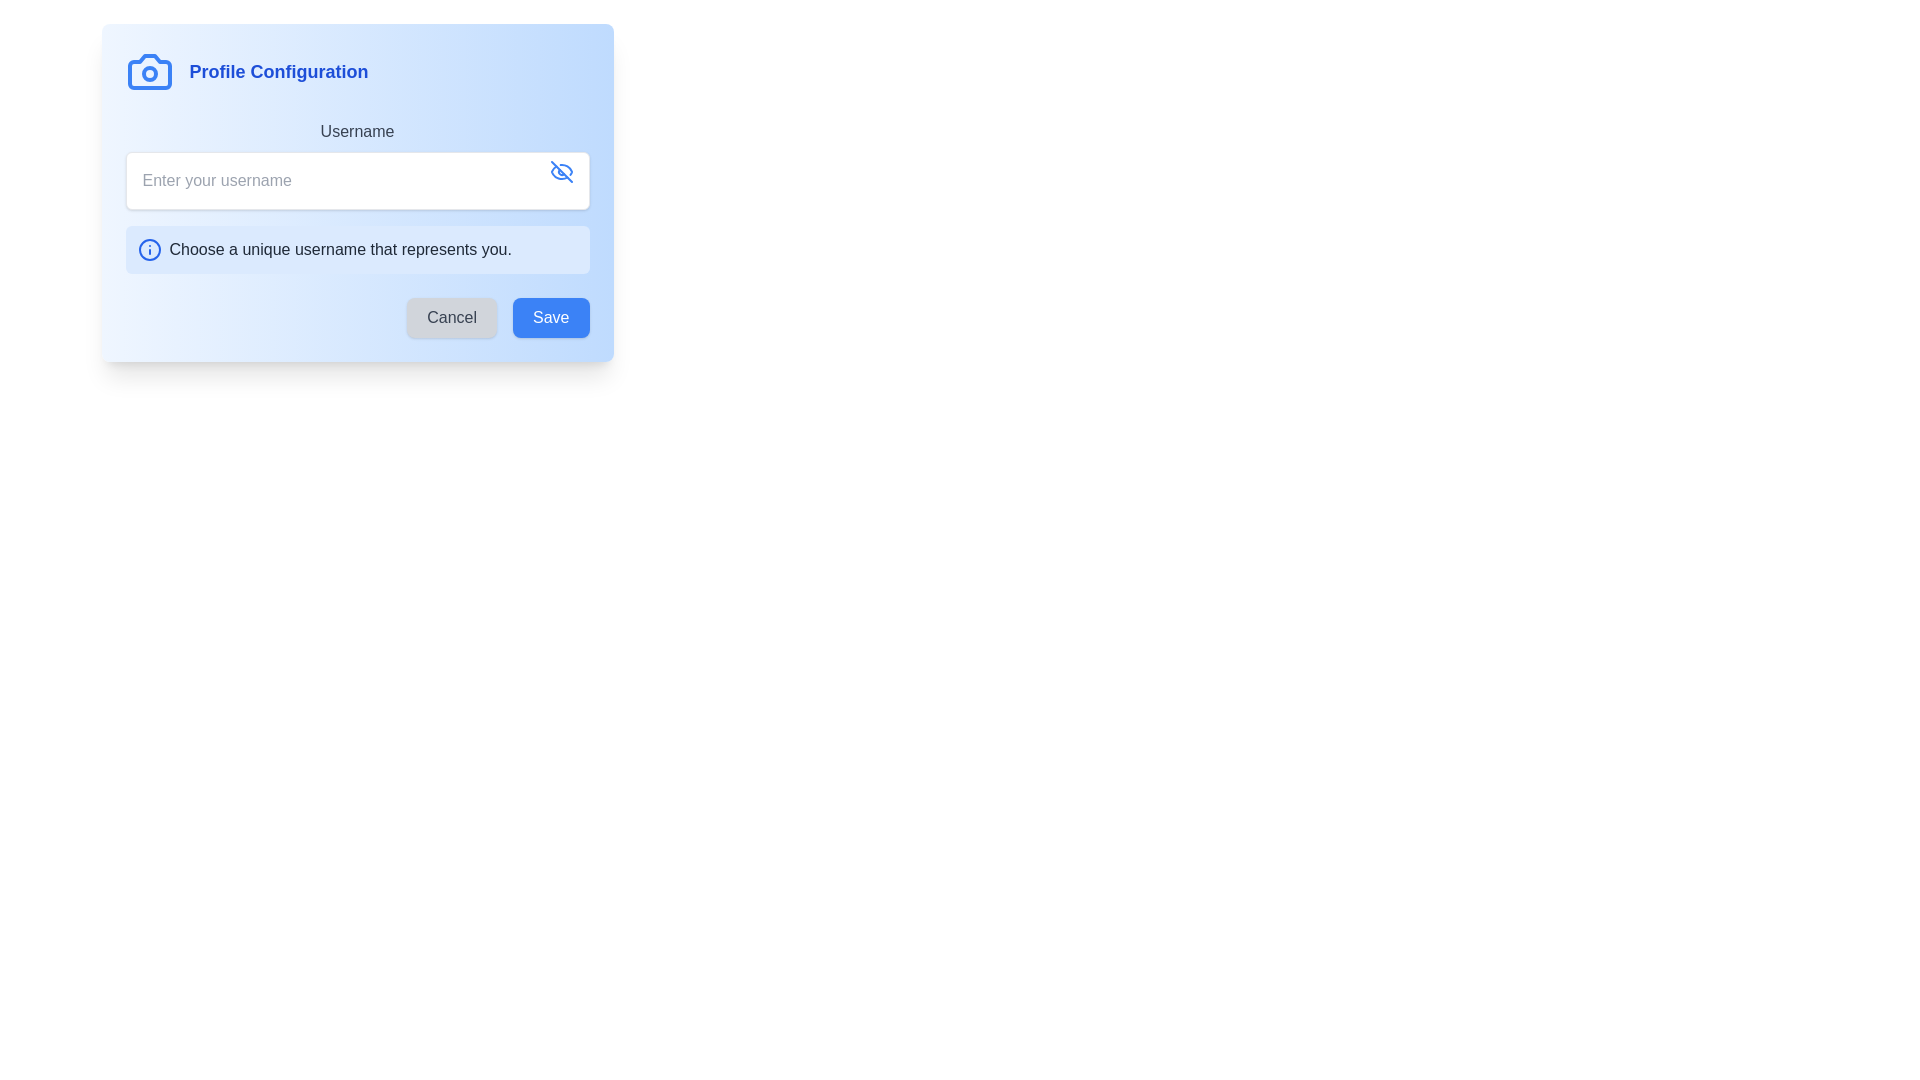 This screenshot has width=1920, height=1080. What do you see at coordinates (357, 131) in the screenshot?
I see `the 'Username' label with gray font on a light blue background, located within the 'Profile Configuration' dialog box, positioned above an input field` at bounding box center [357, 131].